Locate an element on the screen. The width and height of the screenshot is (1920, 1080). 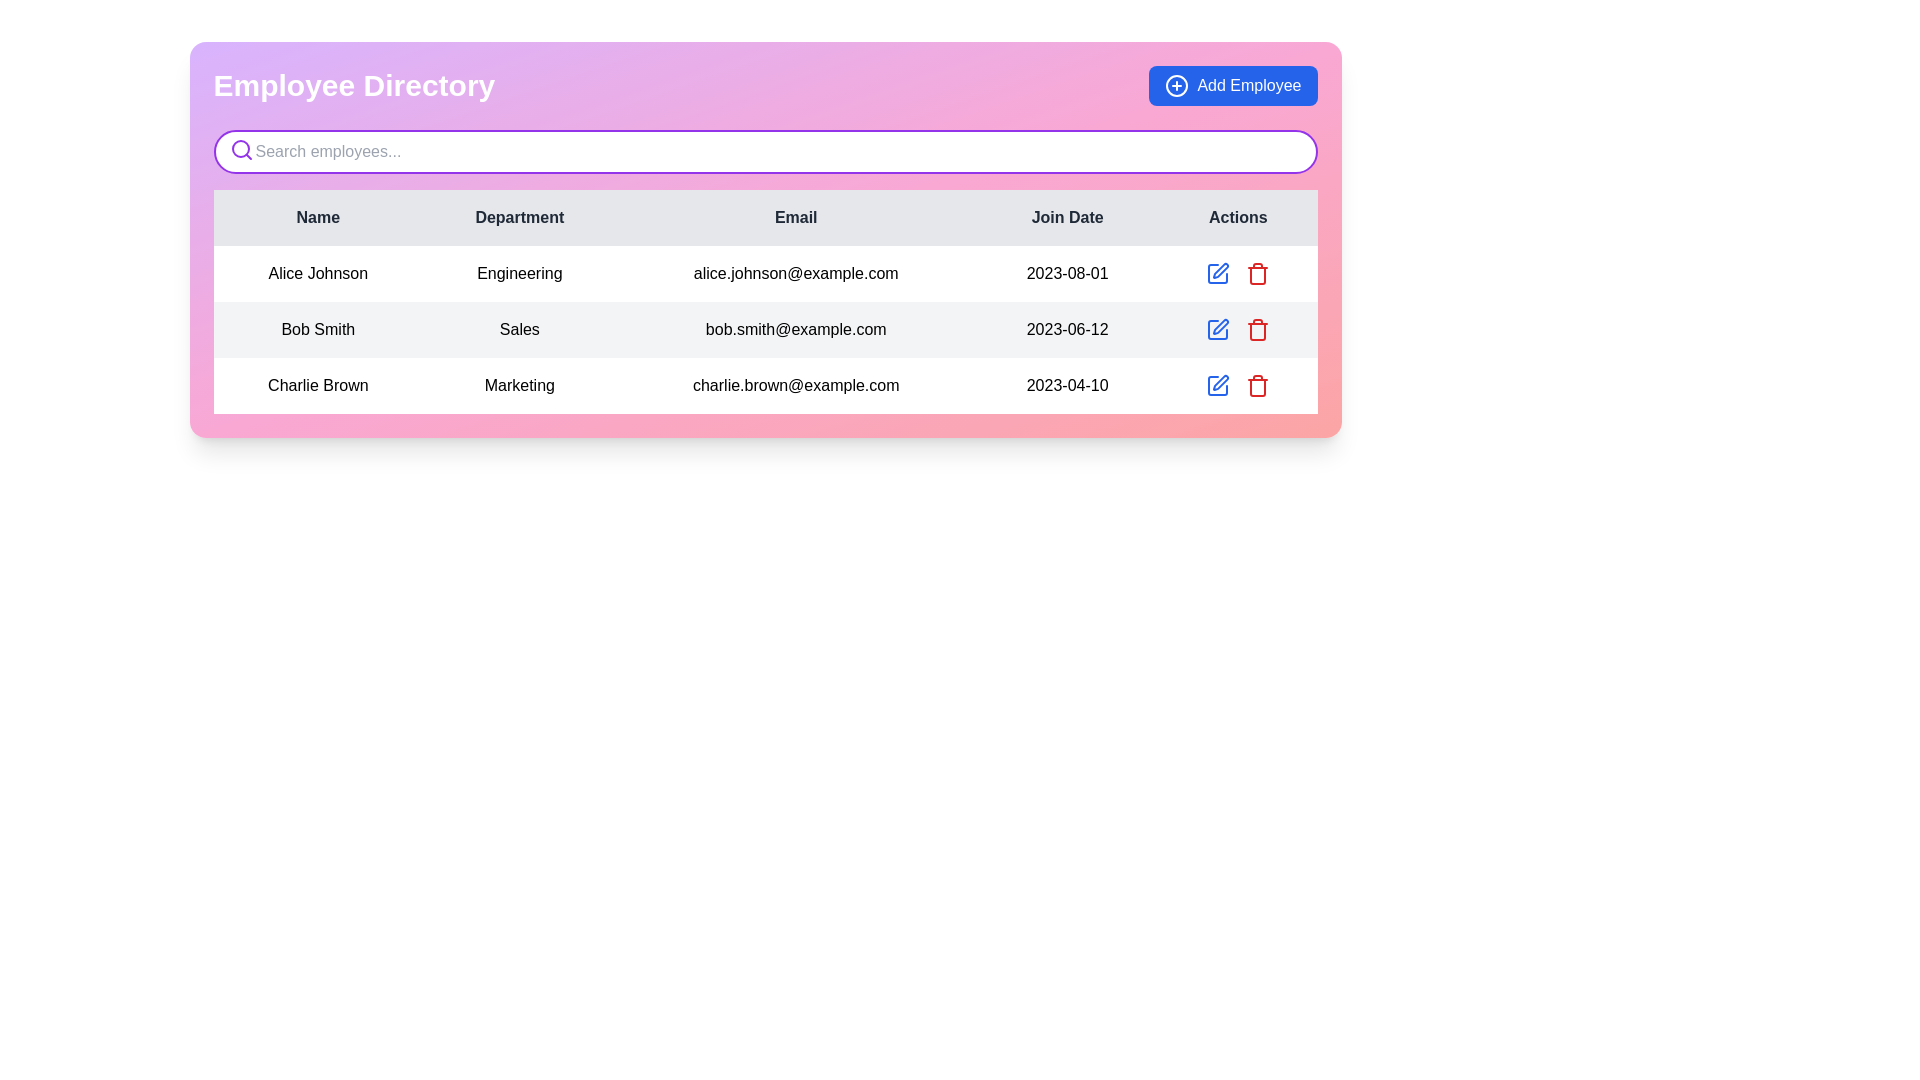
the email address 'alice.johnson@example.com' displayed in black text within the 'Email' column of the first row, located right of the 'Engineering' cell and left of the '2023-08-01' cell is located at coordinates (795, 273).